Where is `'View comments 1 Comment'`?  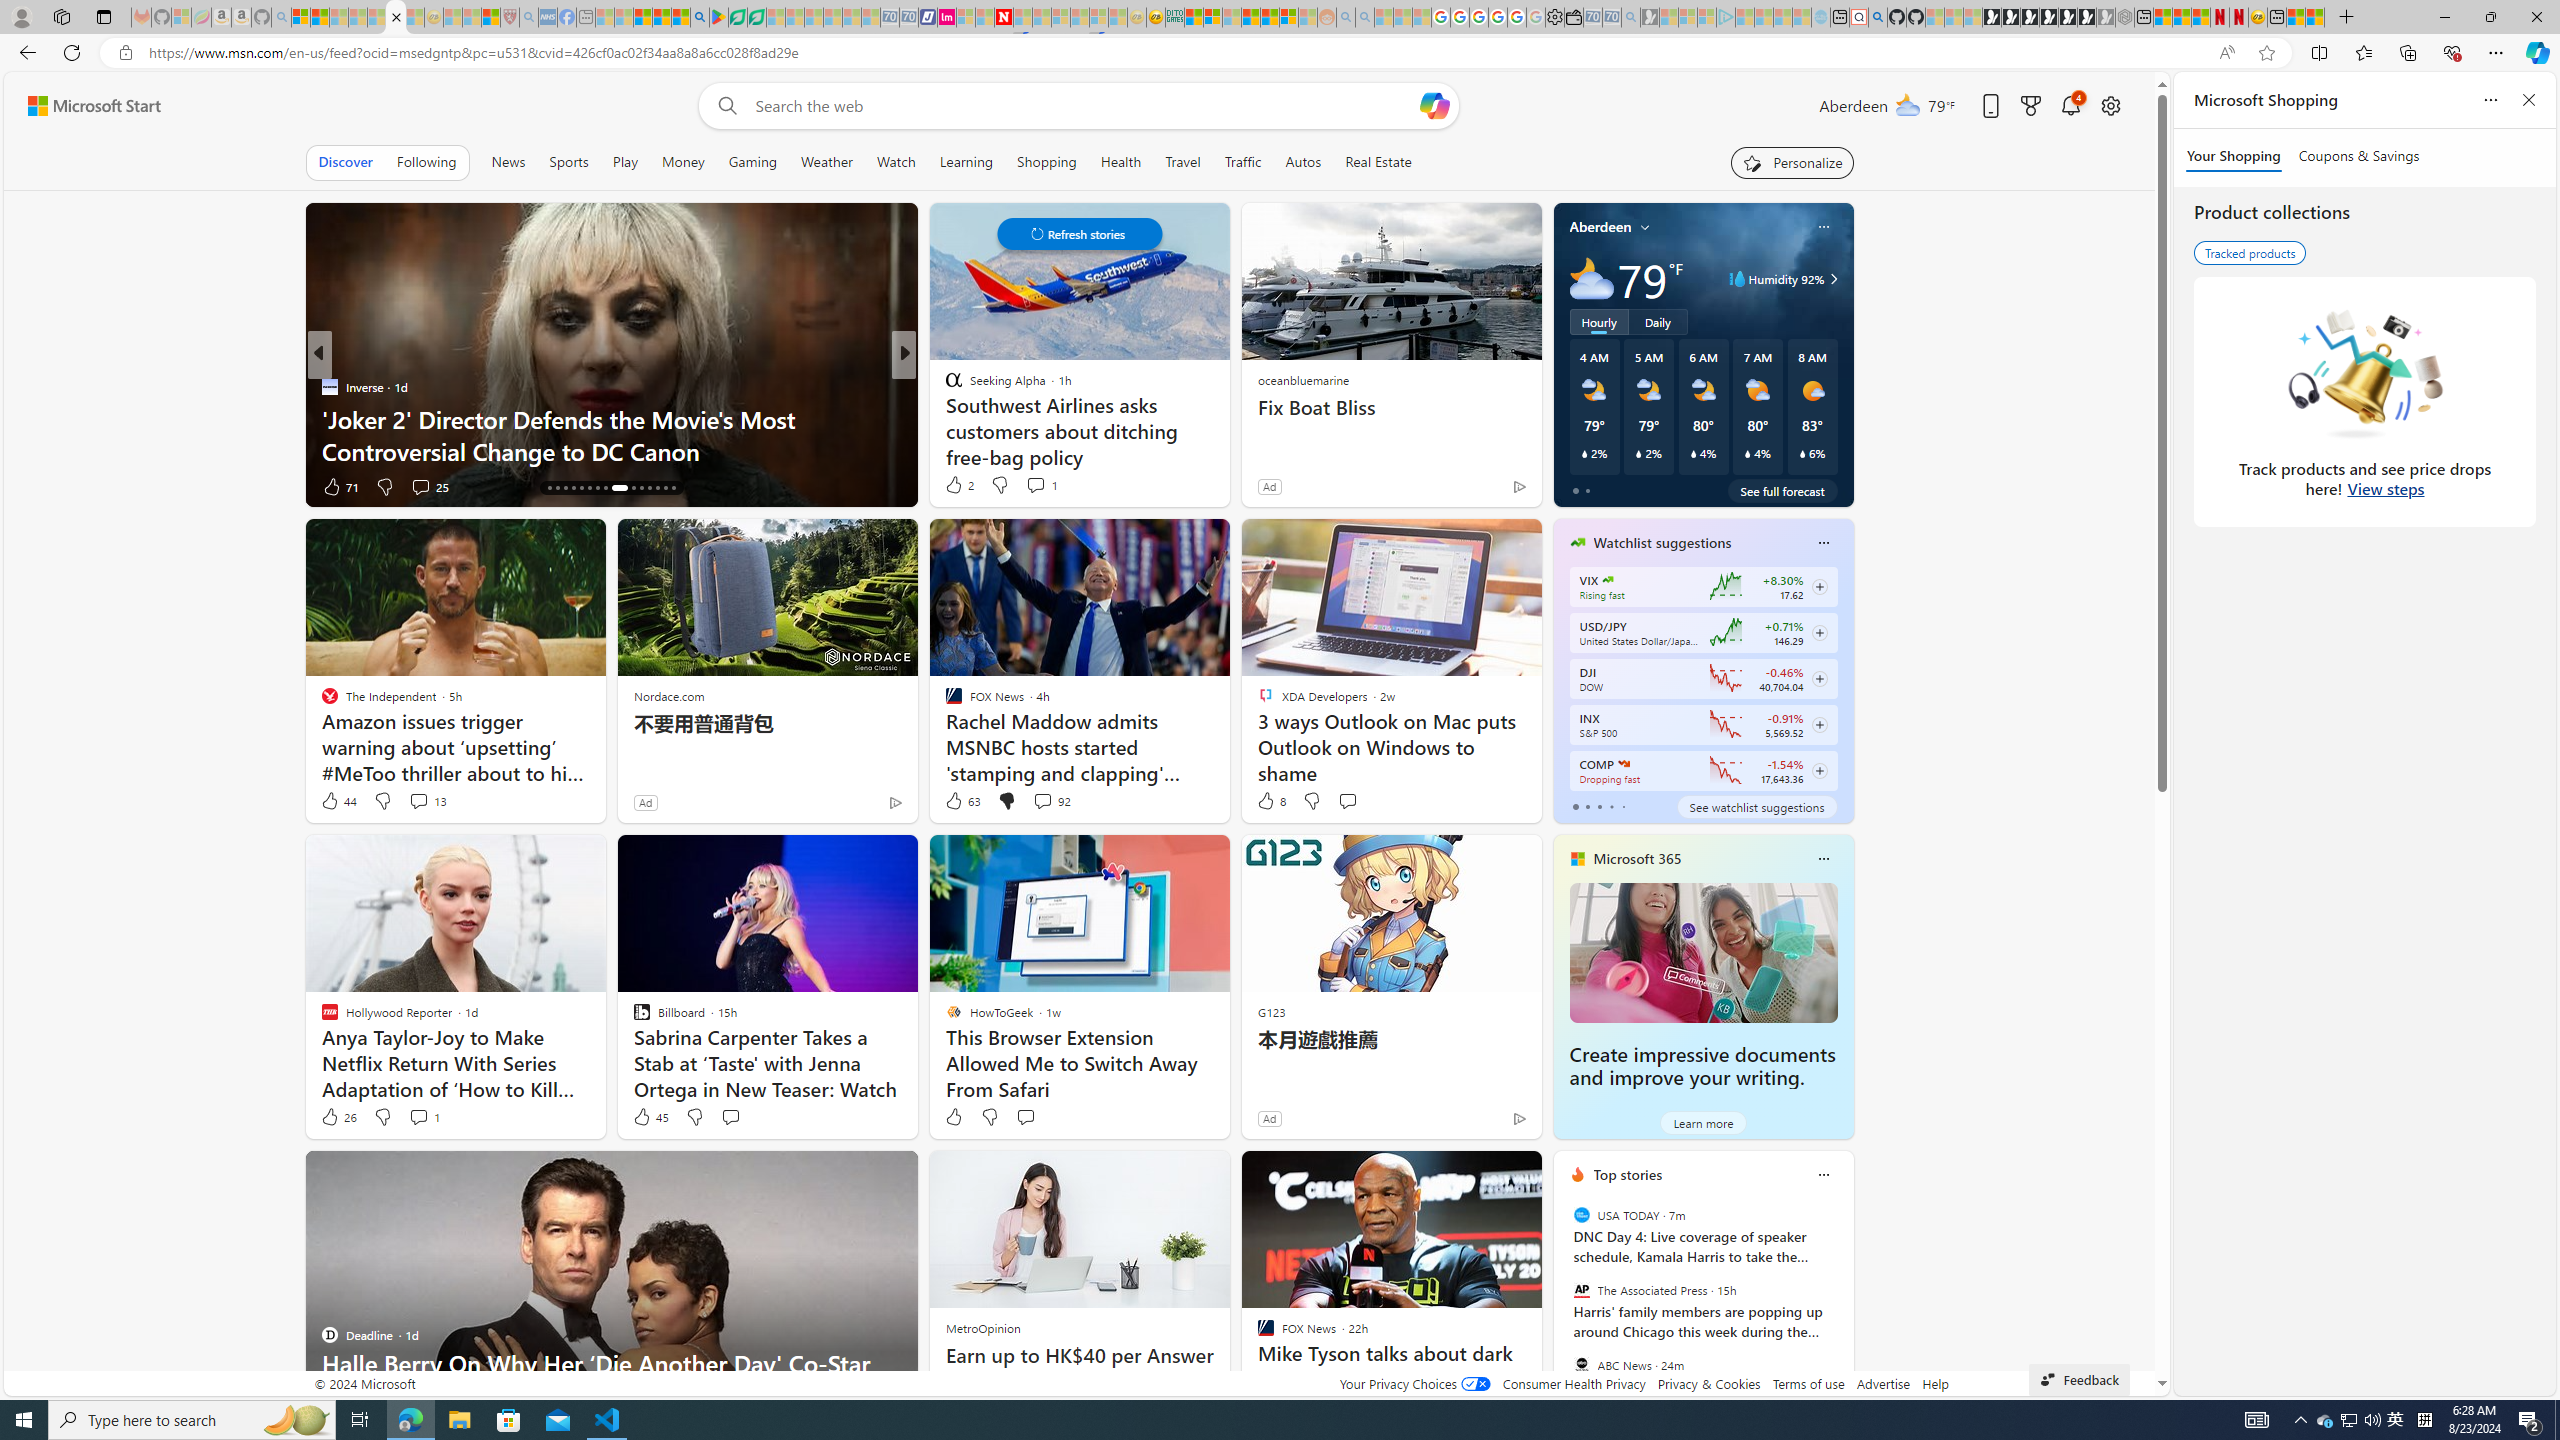
'View comments 1 Comment' is located at coordinates (417, 1117).